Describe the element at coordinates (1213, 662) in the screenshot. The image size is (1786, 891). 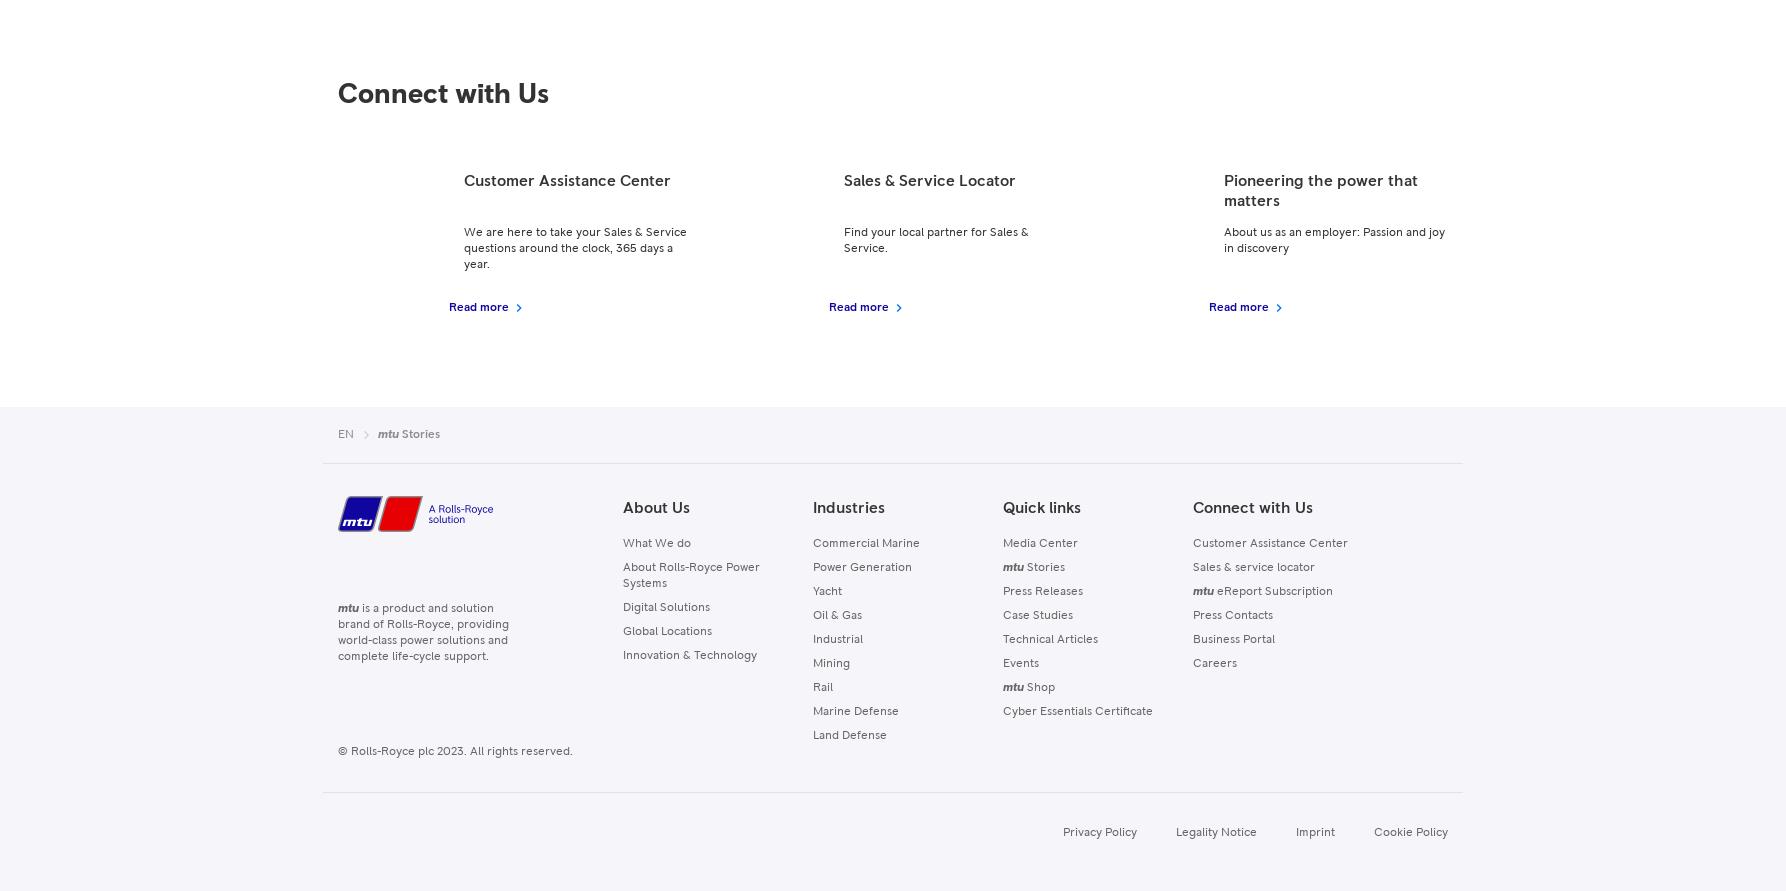
I see `'Careers'` at that location.